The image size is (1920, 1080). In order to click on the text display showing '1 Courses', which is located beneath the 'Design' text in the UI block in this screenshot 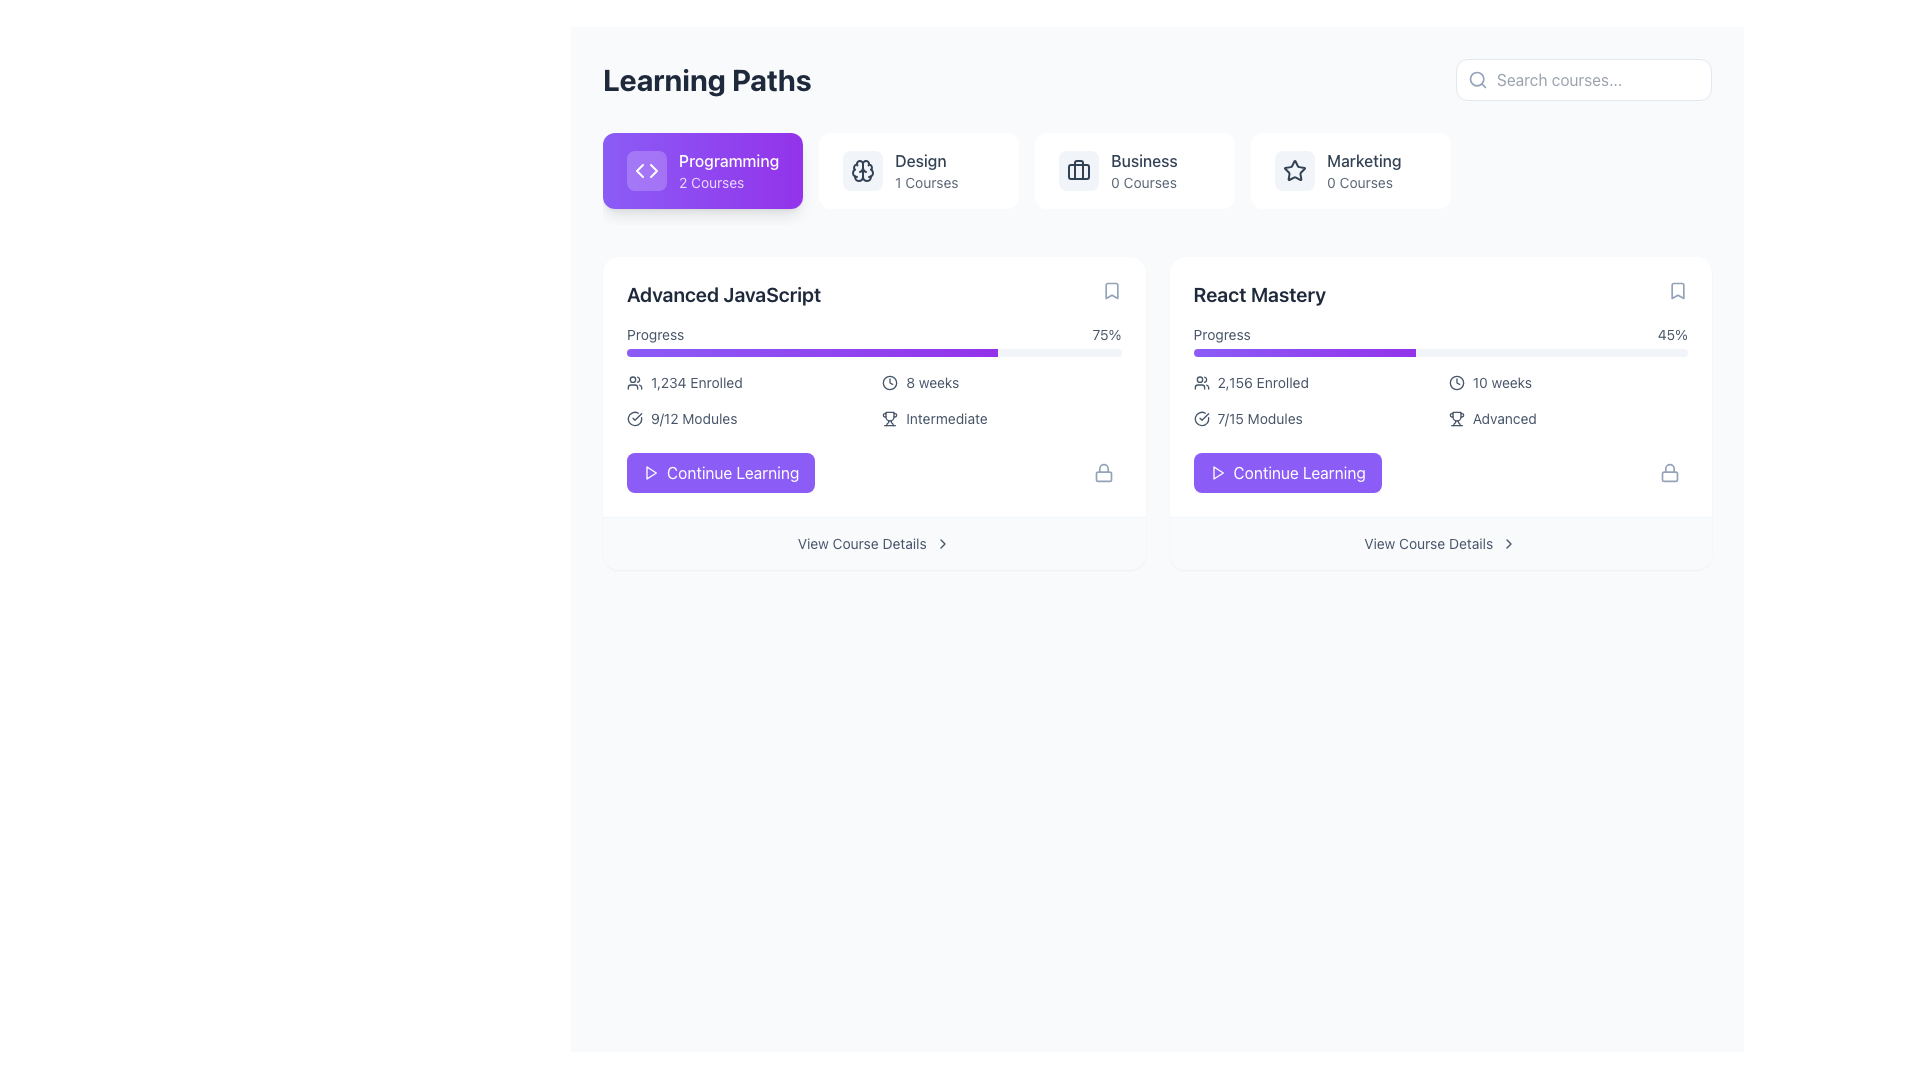, I will do `click(925, 182)`.